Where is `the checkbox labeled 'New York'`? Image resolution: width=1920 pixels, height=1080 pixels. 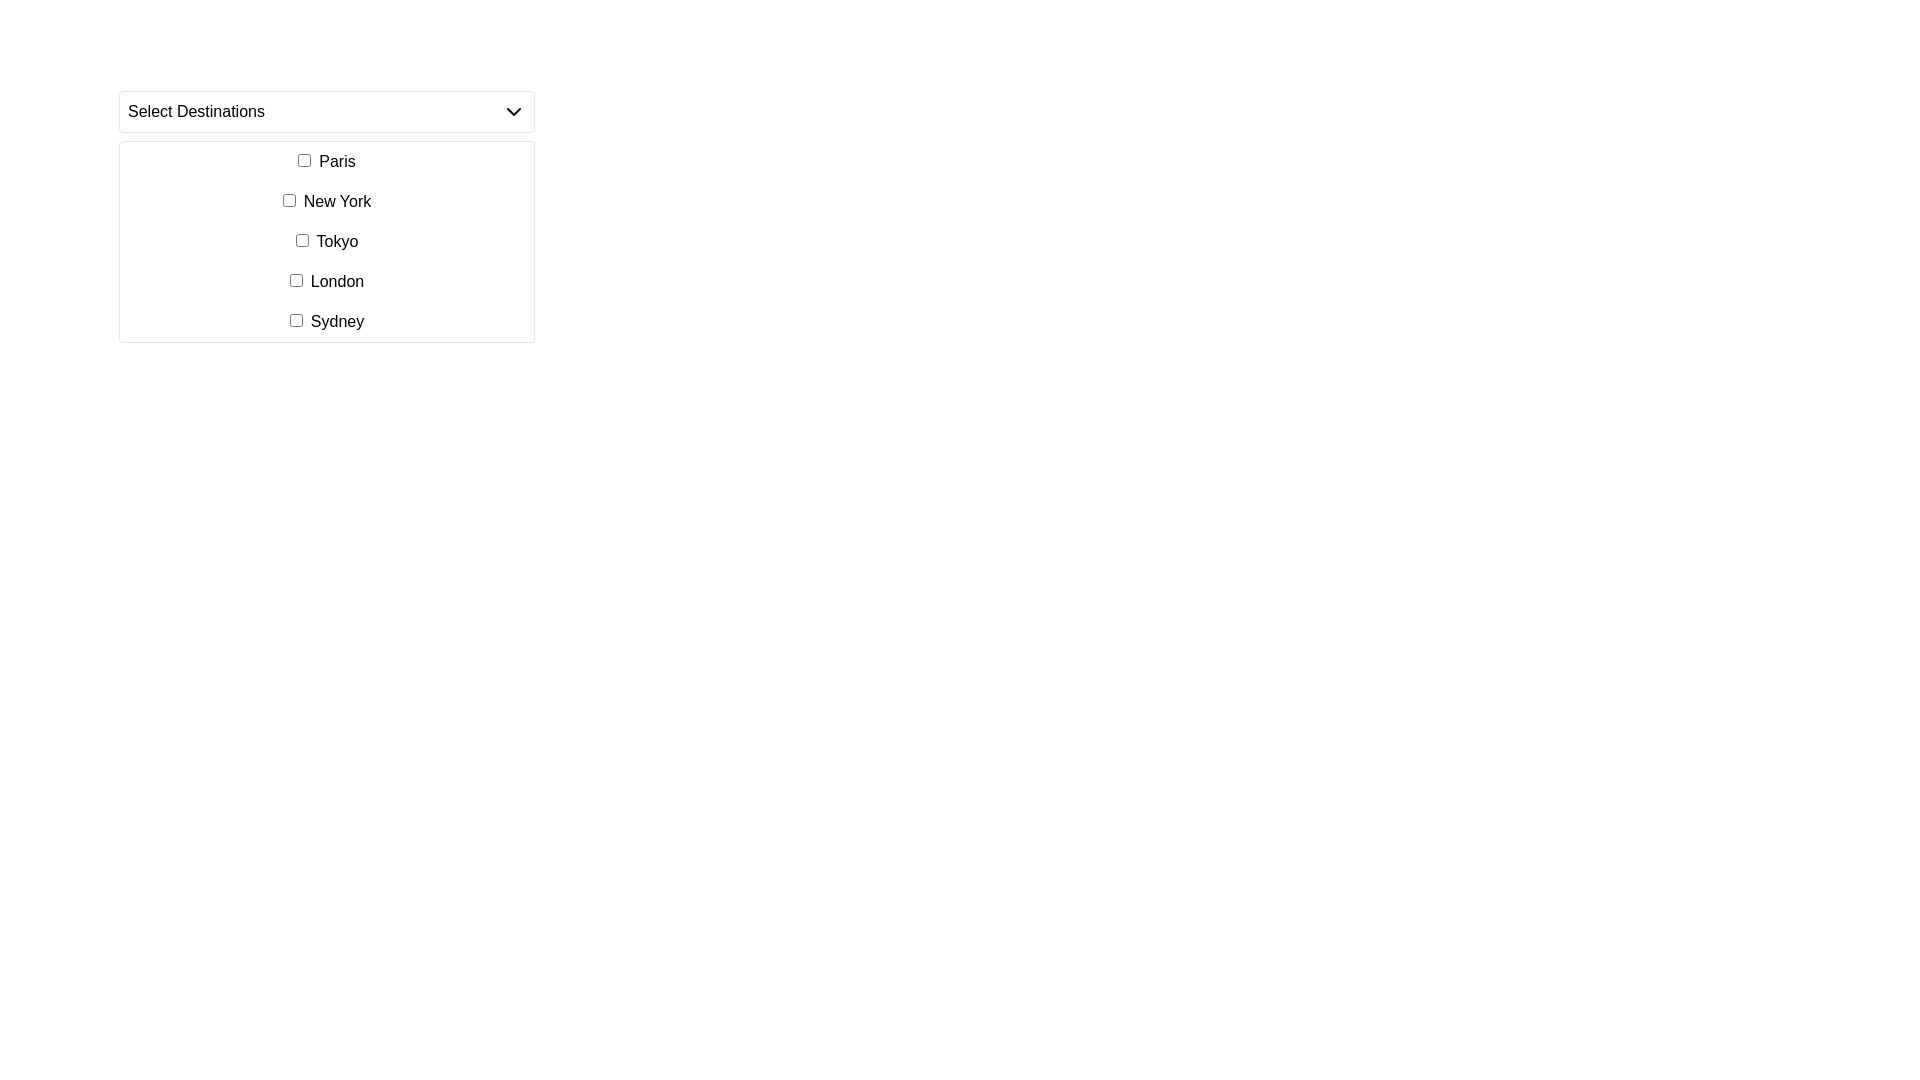 the checkbox labeled 'New York' is located at coordinates (326, 201).